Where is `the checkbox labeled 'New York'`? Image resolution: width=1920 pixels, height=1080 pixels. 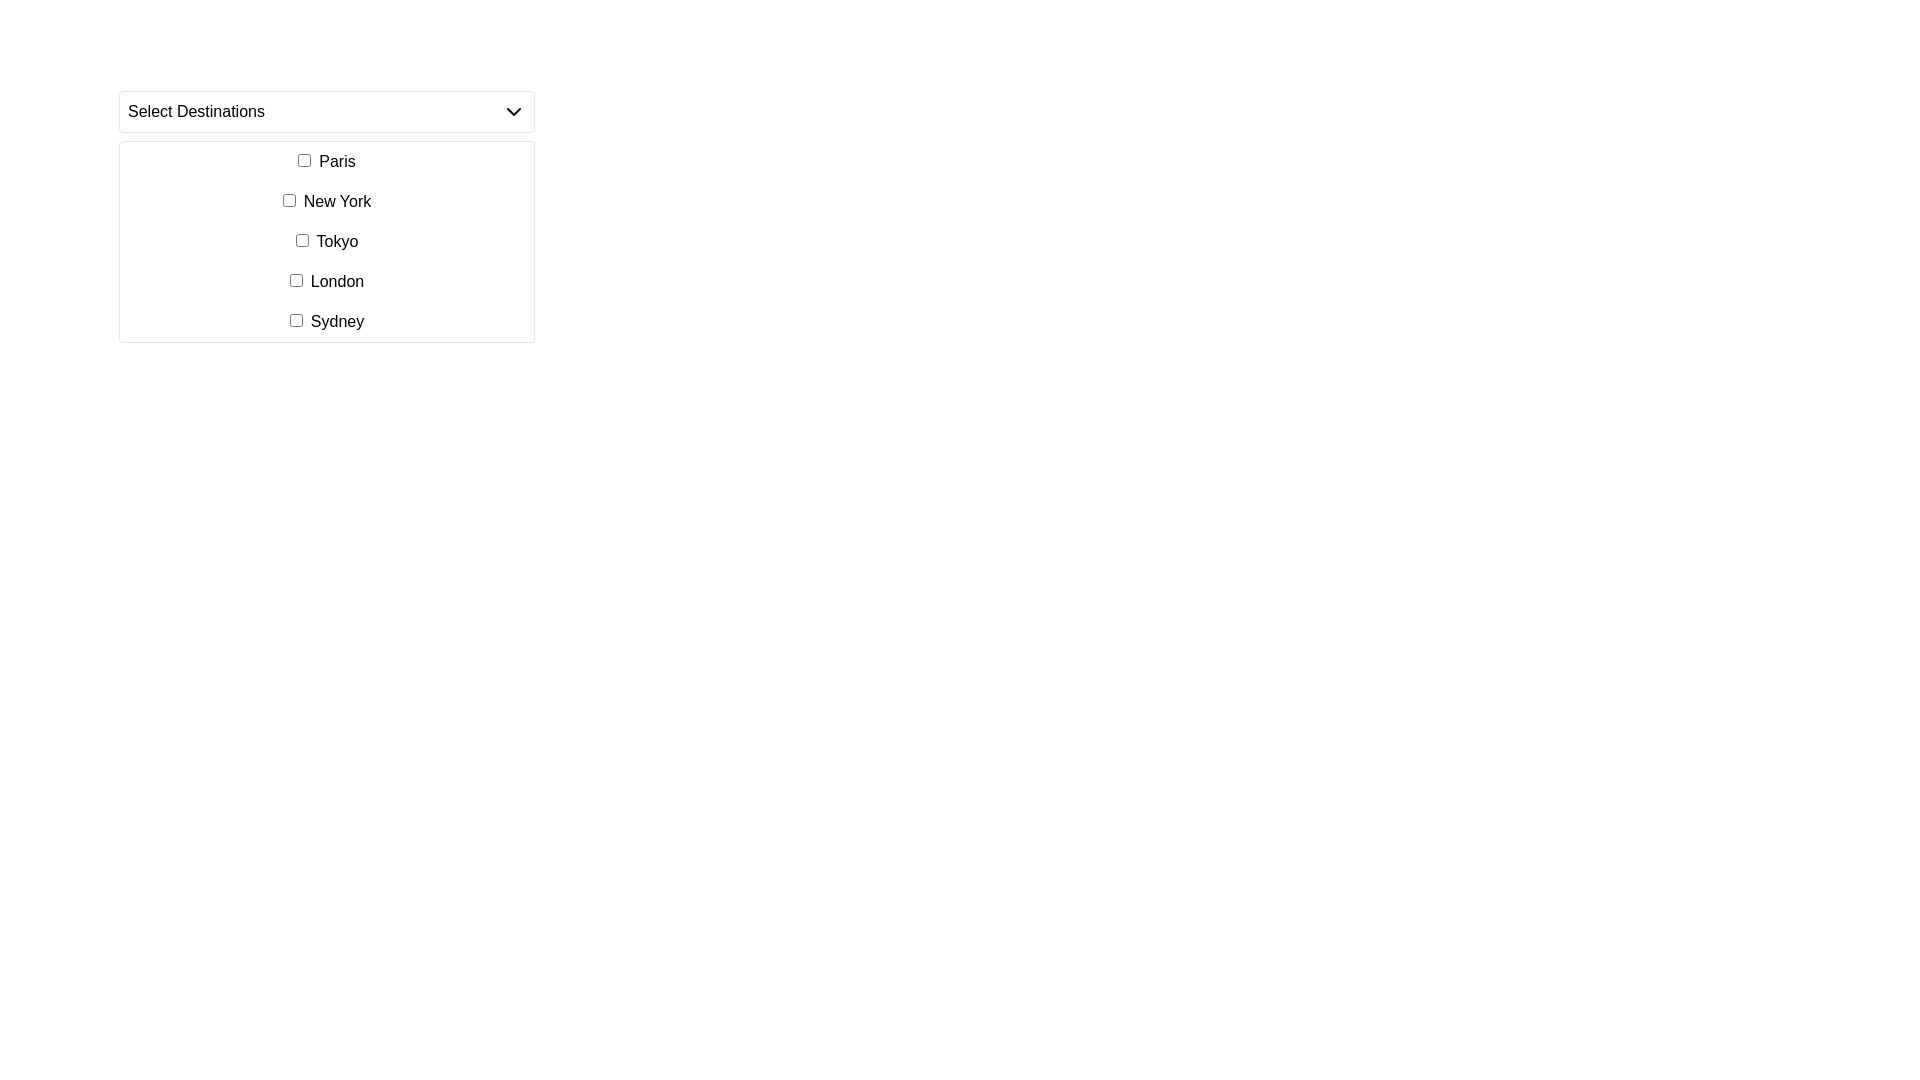 the checkbox labeled 'New York' is located at coordinates (326, 201).